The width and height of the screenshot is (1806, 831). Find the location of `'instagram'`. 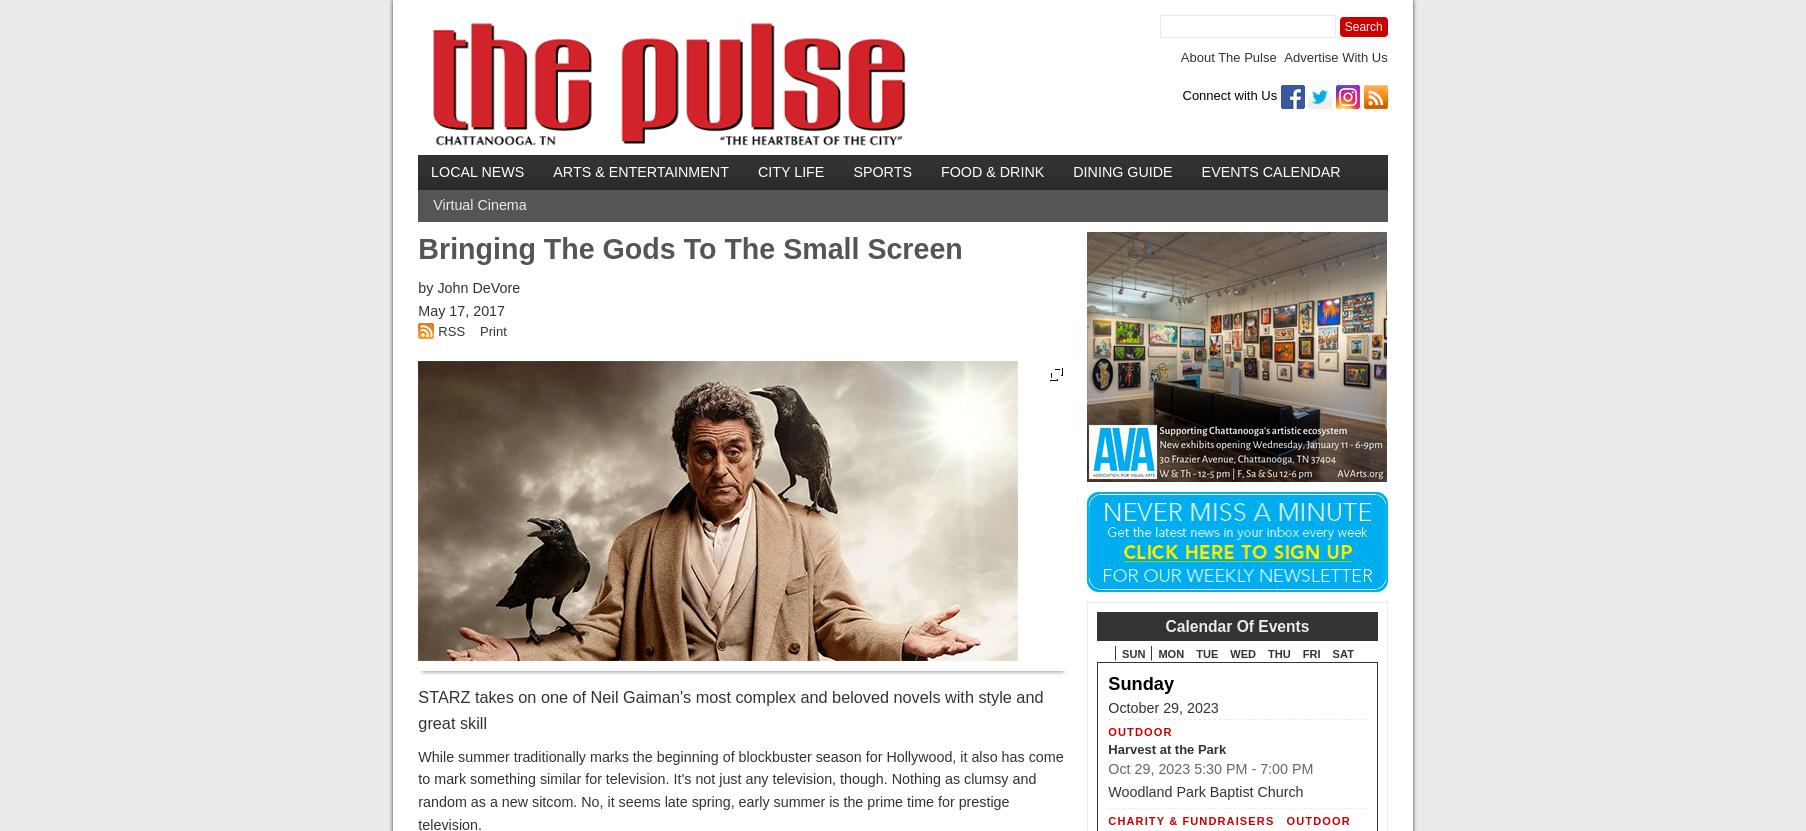

'instagram' is located at coordinates (1494, 91).